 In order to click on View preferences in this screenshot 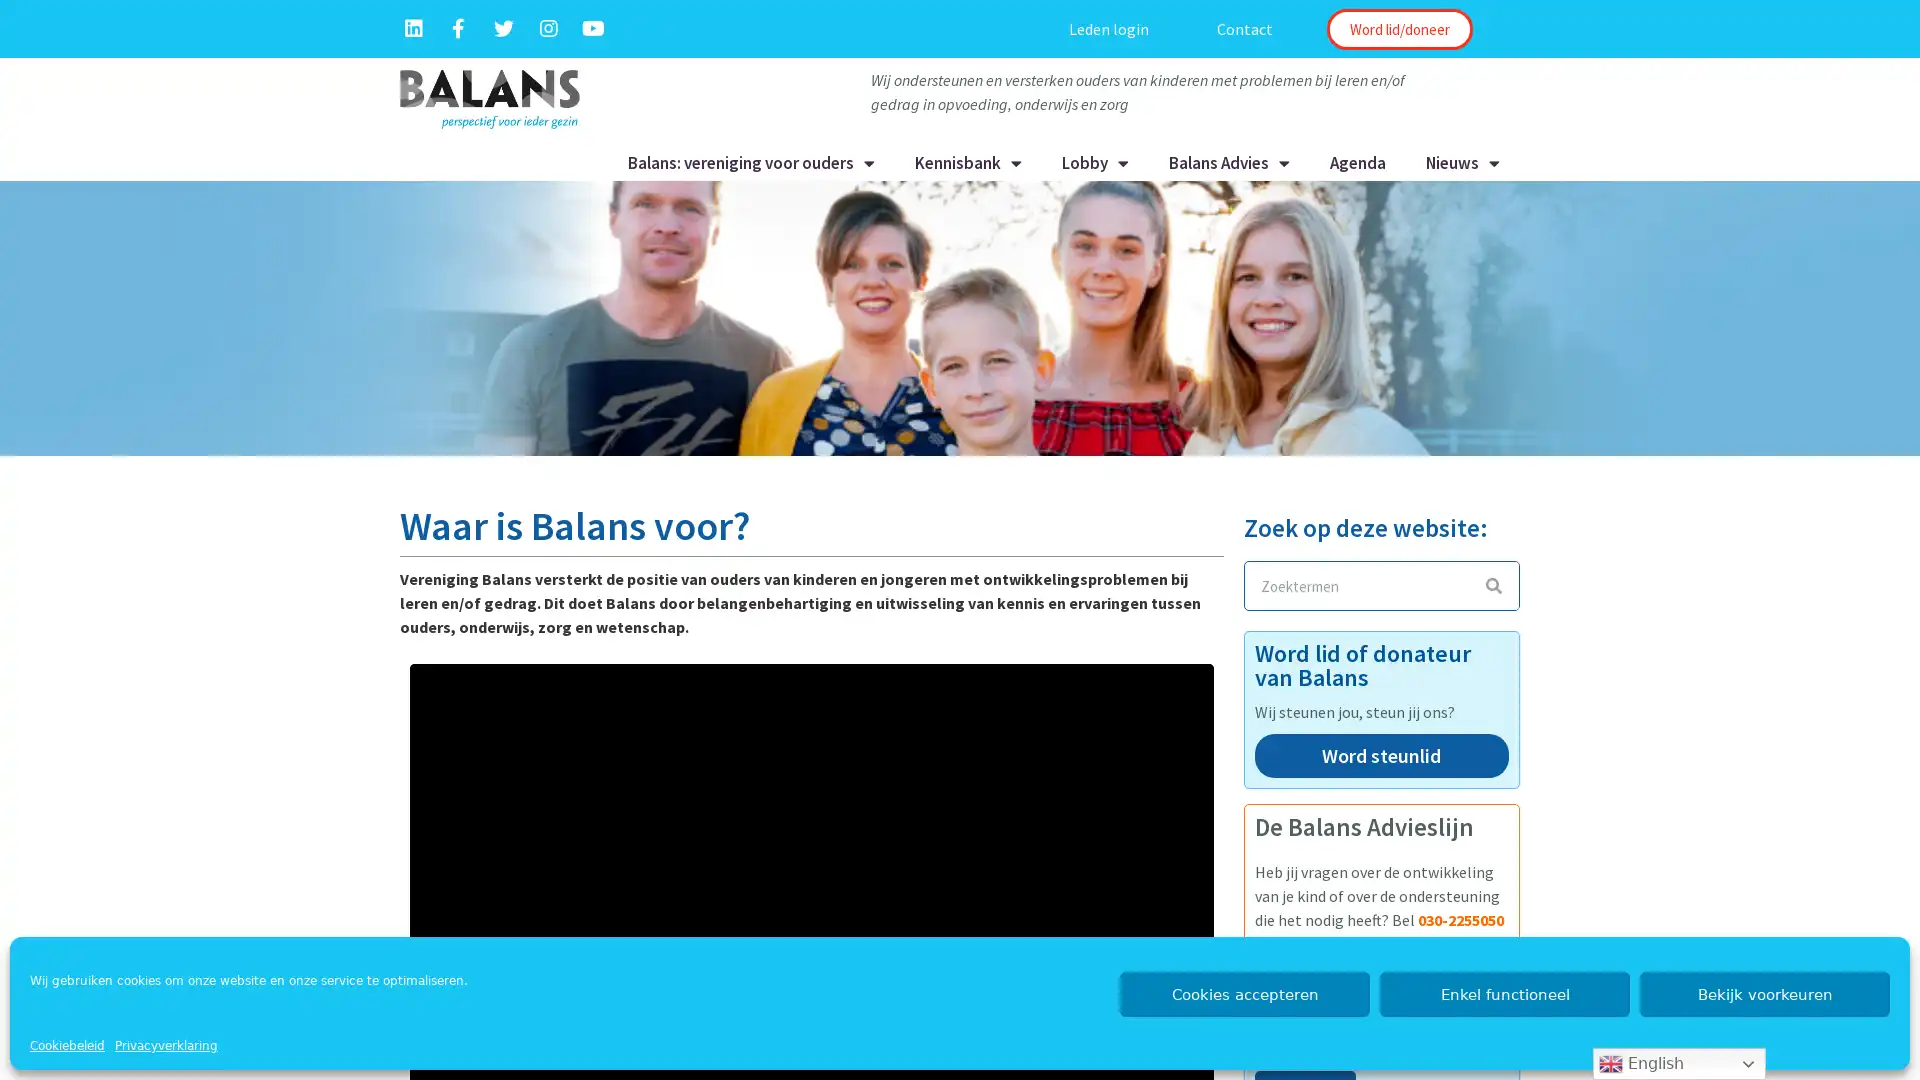, I will do `click(1765, 994)`.